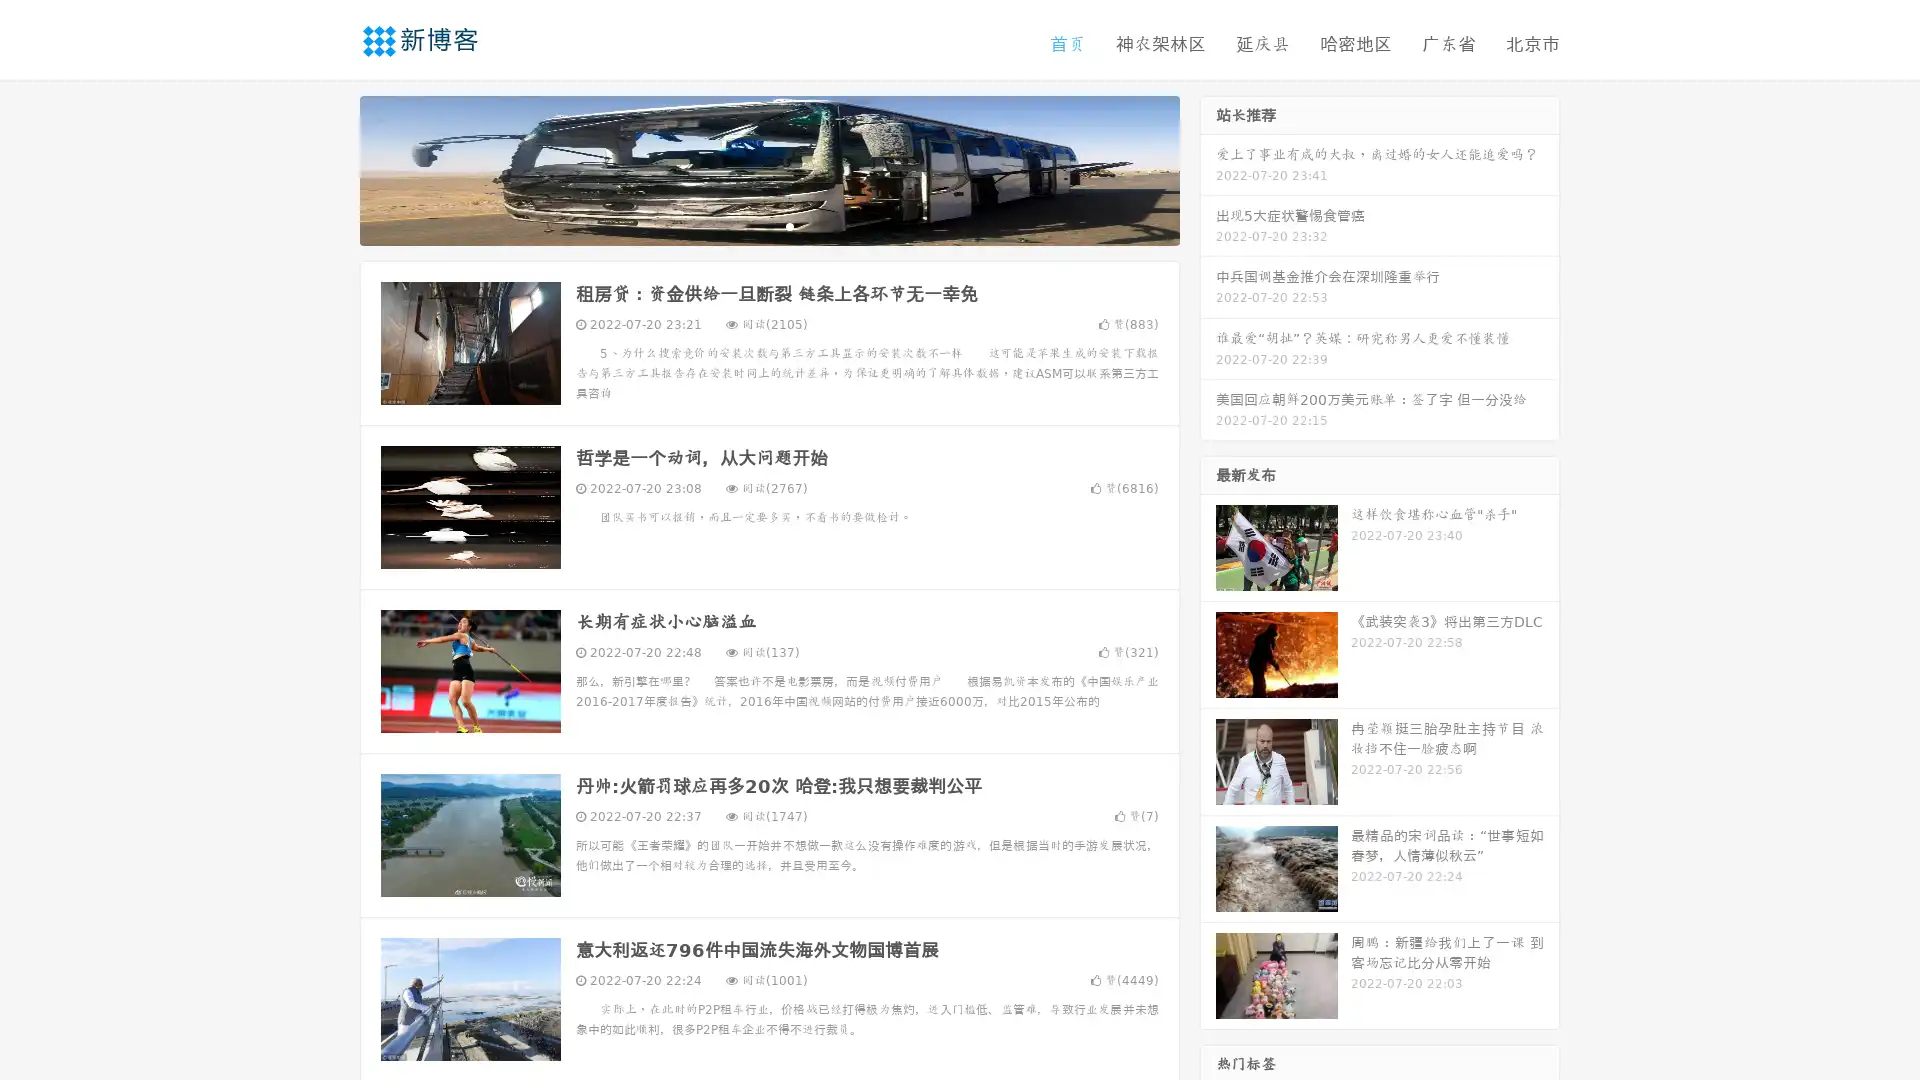  What do you see at coordinates (1208, 168) in the screenshot?
I see `Next slide` at bounding box center [1208, 168].